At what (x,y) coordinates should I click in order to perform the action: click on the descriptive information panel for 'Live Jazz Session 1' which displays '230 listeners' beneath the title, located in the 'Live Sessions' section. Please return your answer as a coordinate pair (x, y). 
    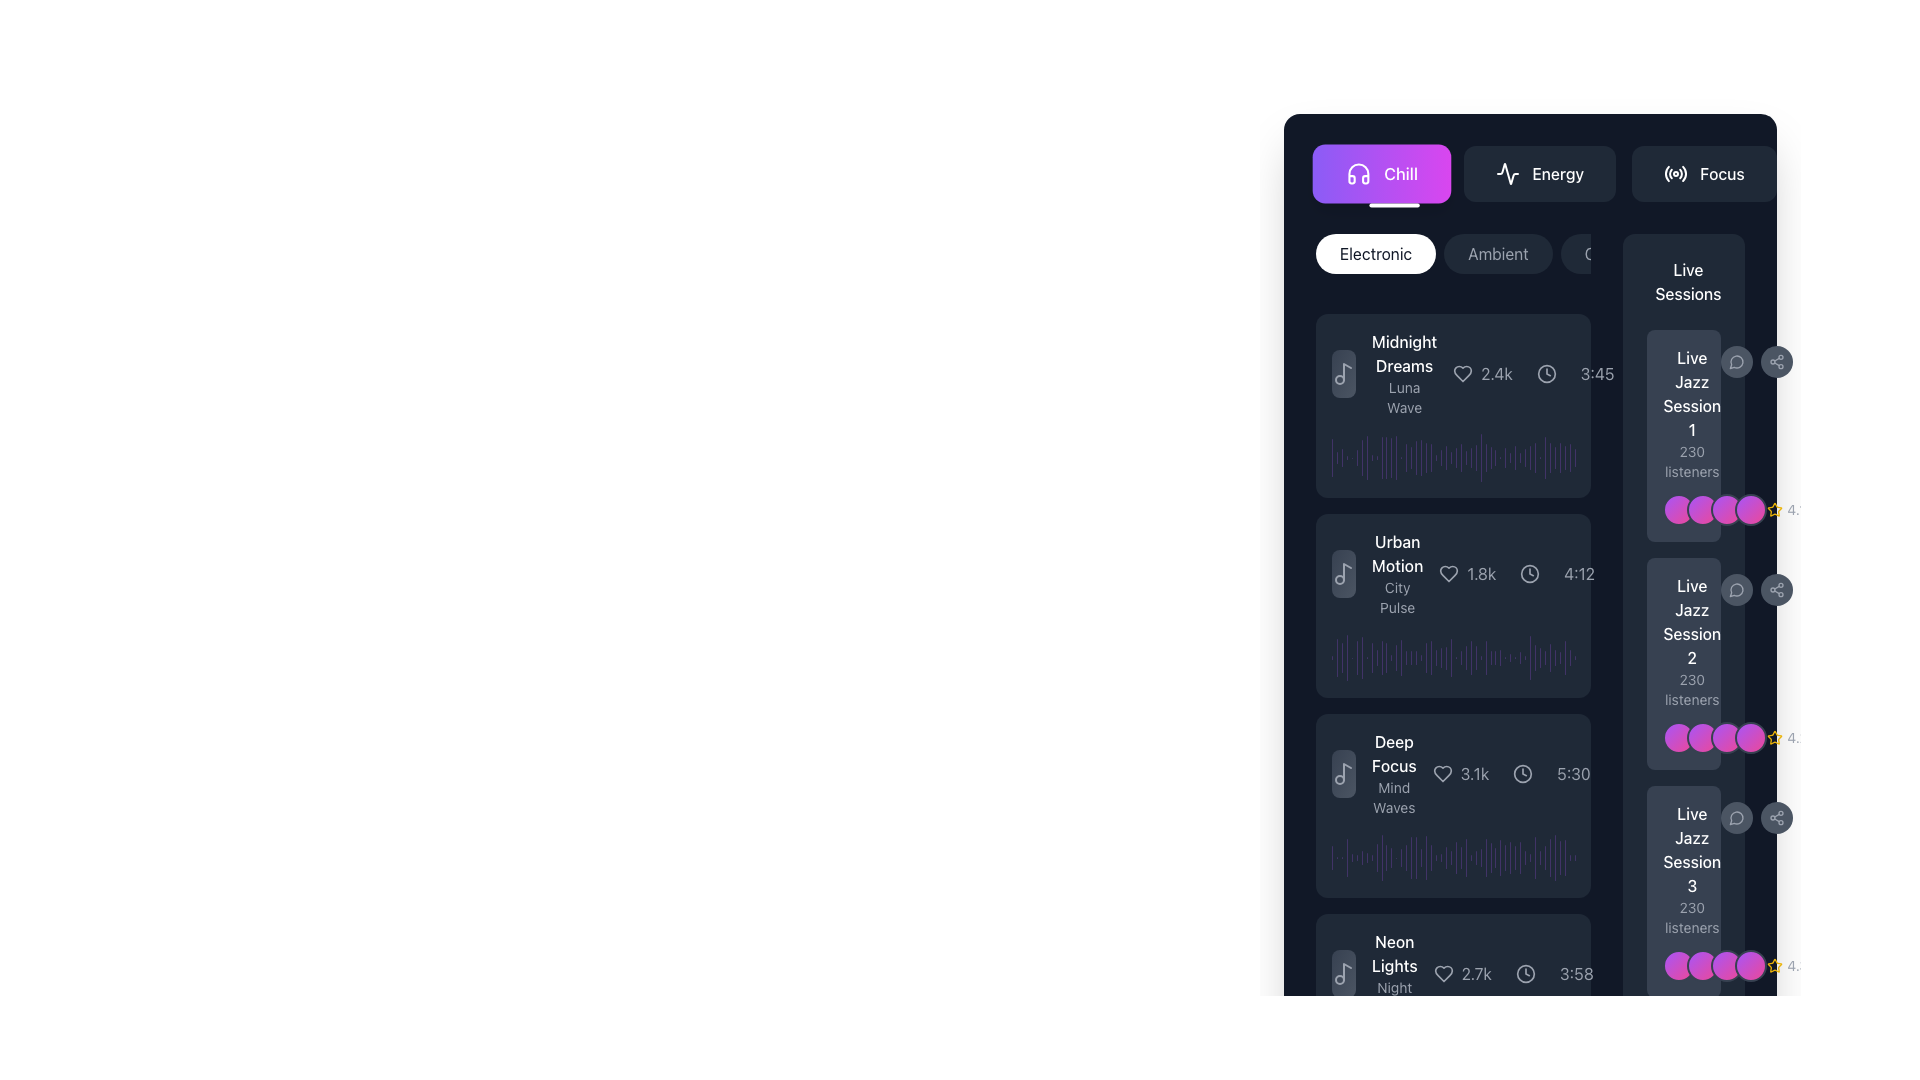
    Looking at the image, I should click on (1691, 412).